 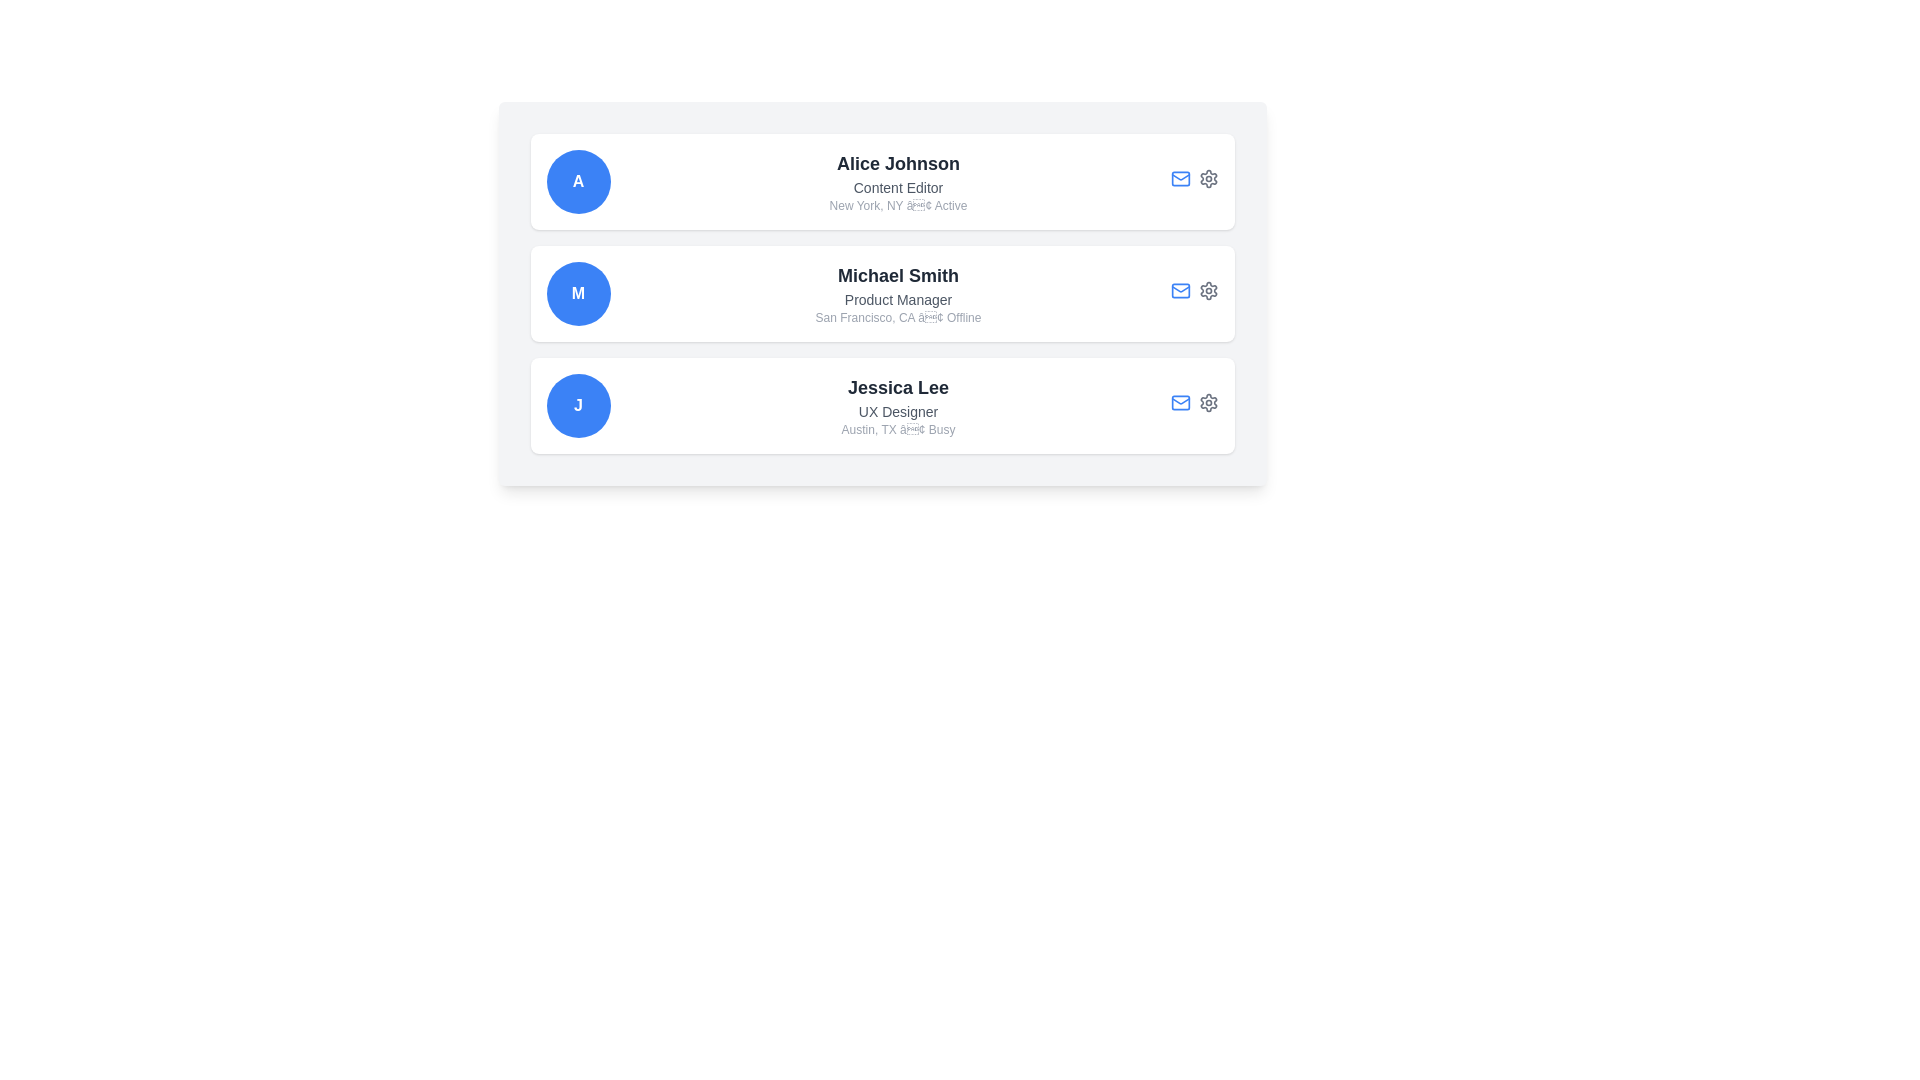 What do you see at coordinates (897, 188) in the screenshot?
I see `the text label displaying 'Content Editor', which is a small light gray text located below 'Alice Johnson' and above 'New York, NY • Active'` at bounding box center [897, 188].